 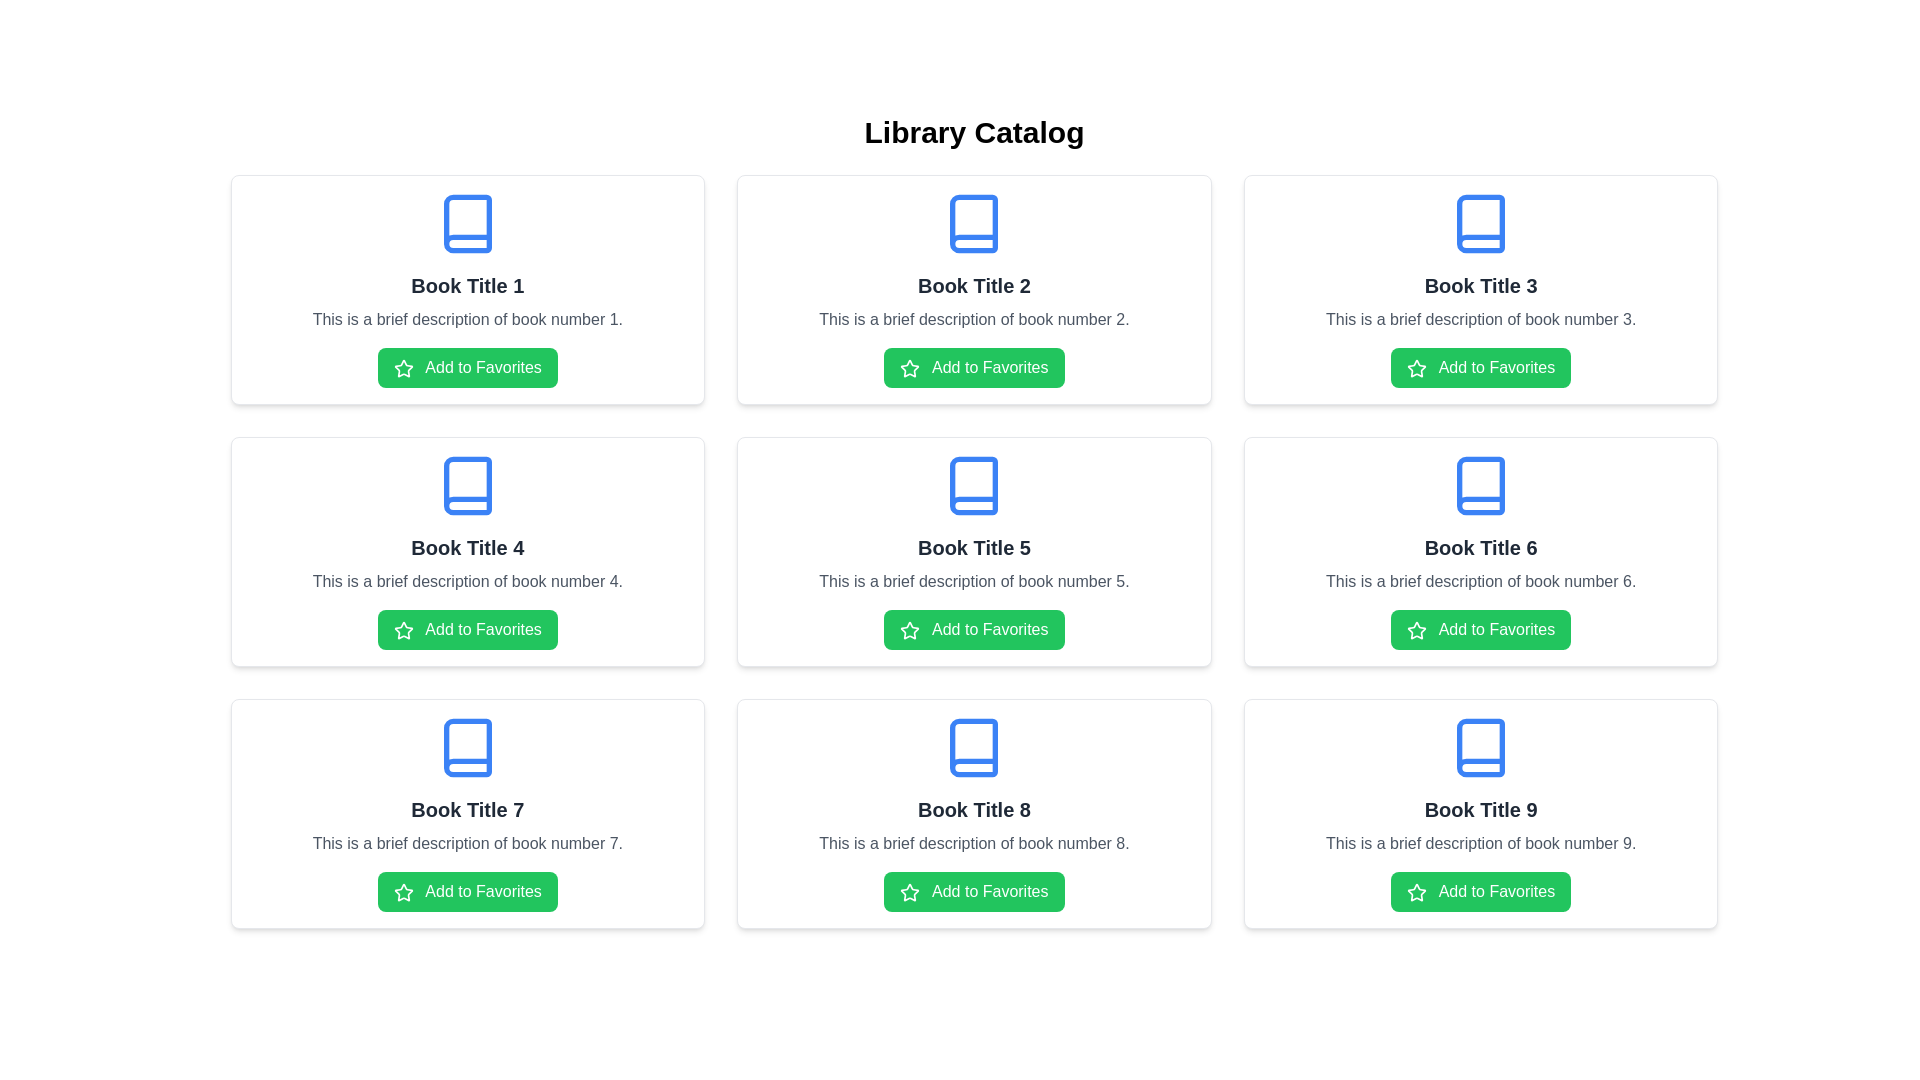 What do you see at coordinates (466, 319) in the screenshot?
I see `text description that says 'This is a brief description of book number 1.' It is styled in gray and located beneath 'Book Title 1' and above the 'Add to Favorites' button` at bounding box center [466, 319].